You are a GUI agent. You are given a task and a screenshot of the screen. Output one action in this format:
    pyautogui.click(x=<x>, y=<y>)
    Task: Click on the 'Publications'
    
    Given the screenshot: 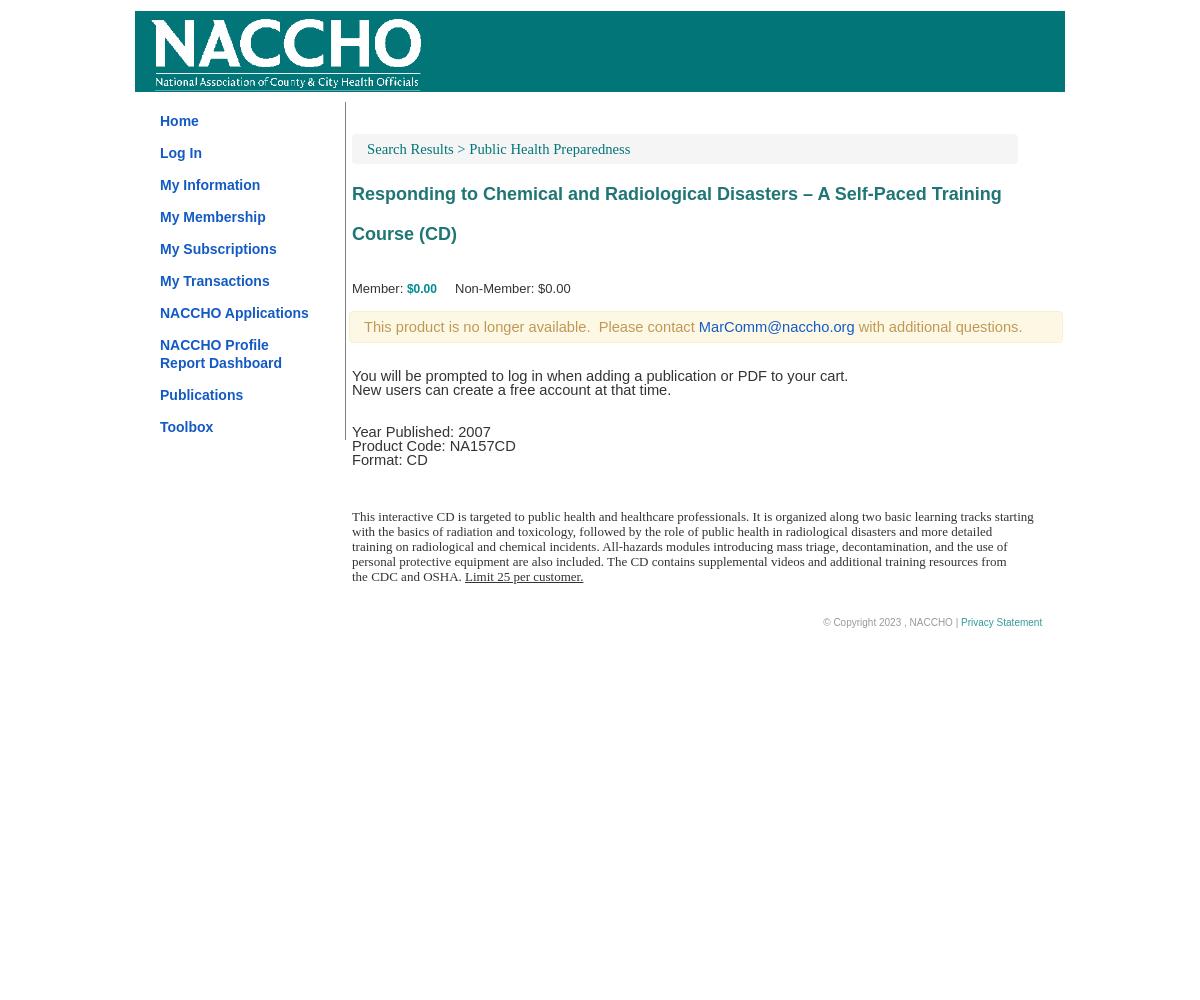 What is the action you would take?
    pyautogui.click(x=200, y=395)
    